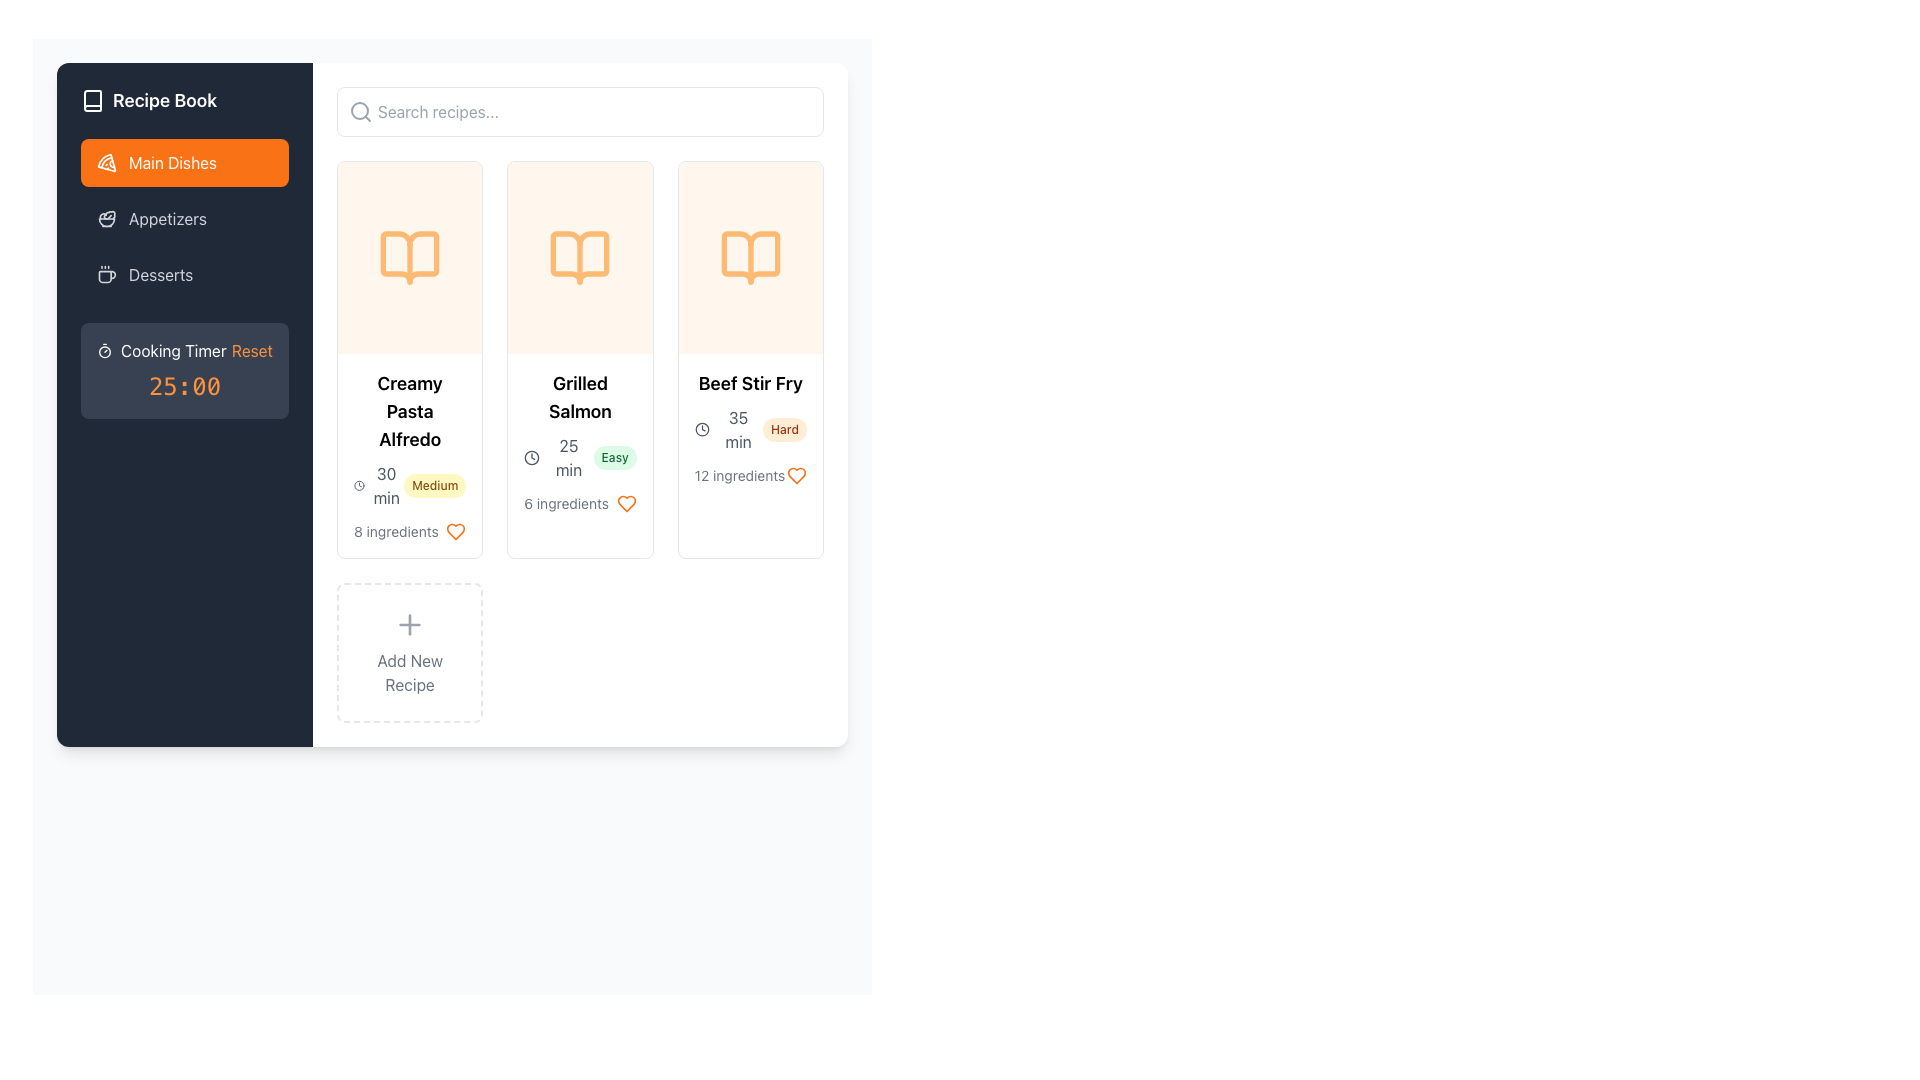  Describe the element at coordinates (360, 111) in the screenshot. I see `the magnifying glass icon located next to the search bar to initiate a search action` at that location.